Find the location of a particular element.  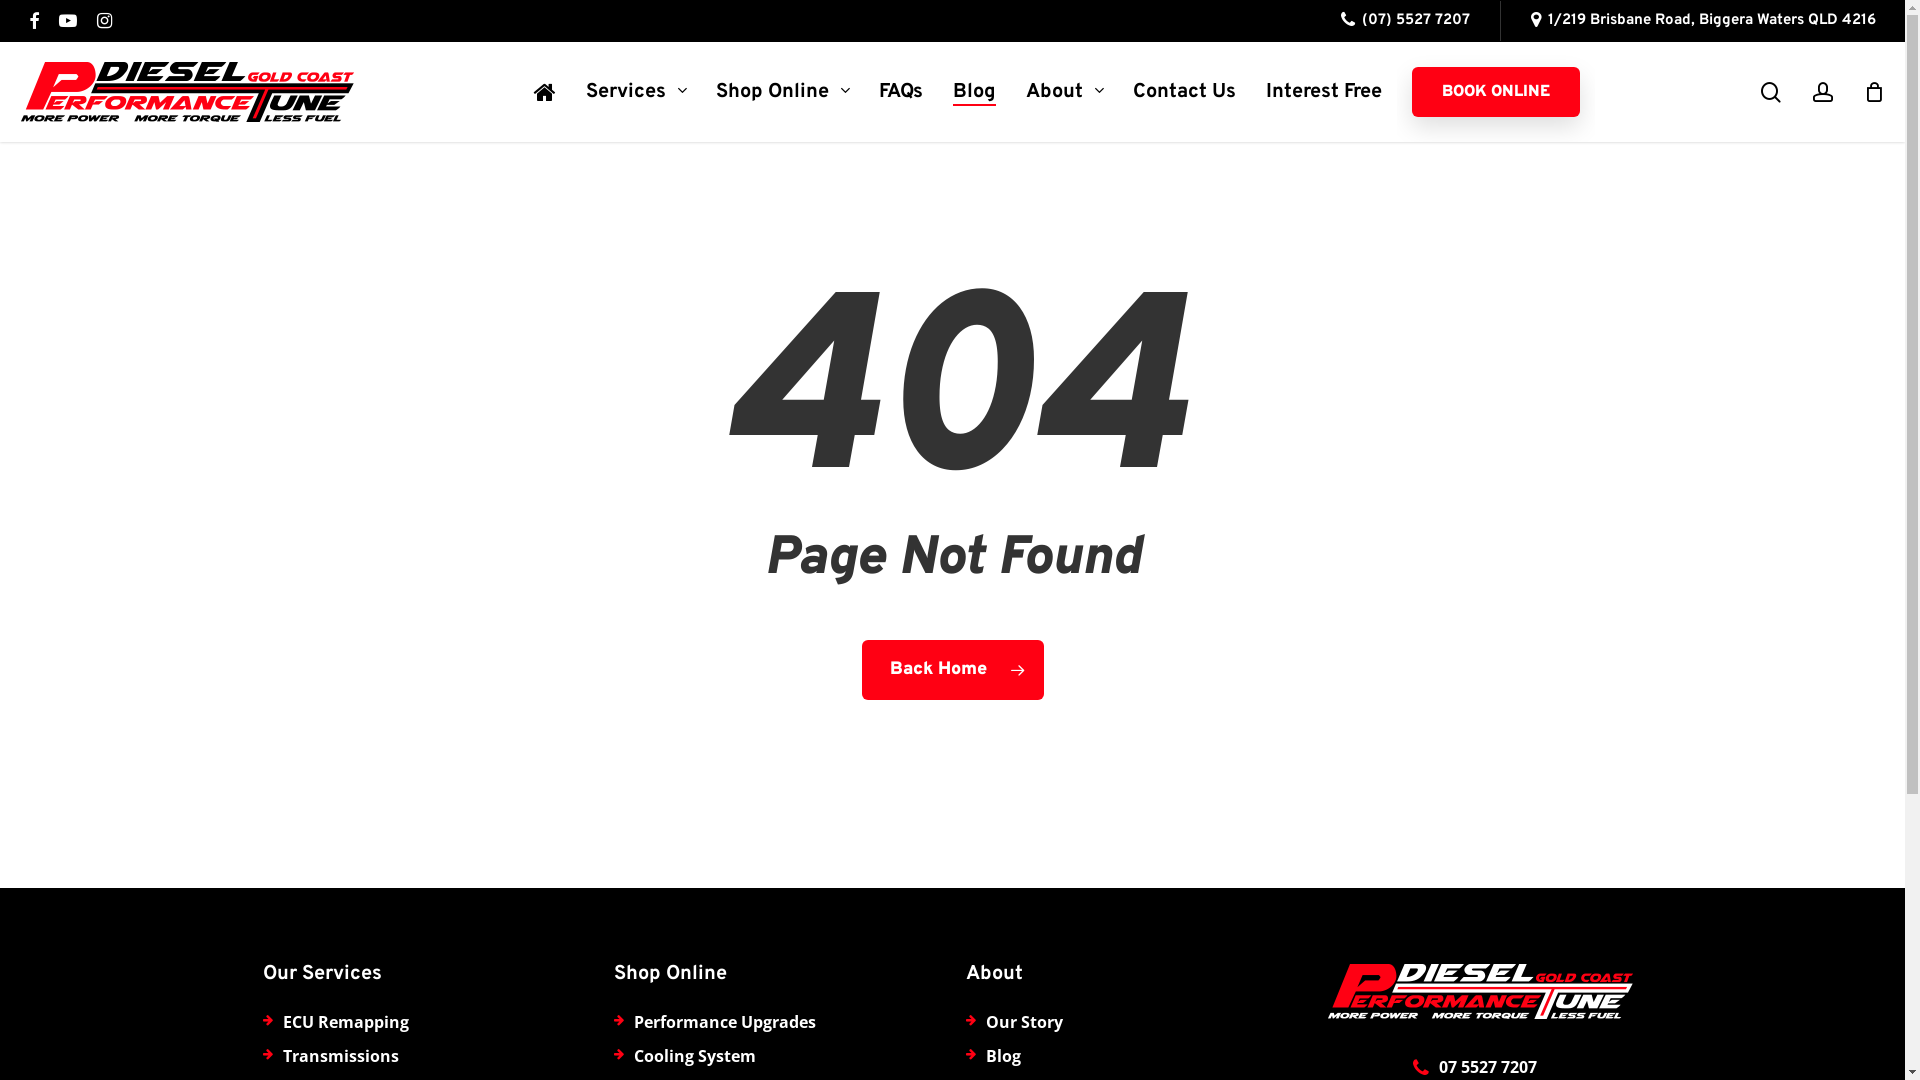

'Transmissions' is located at coordinates (340, 1055).